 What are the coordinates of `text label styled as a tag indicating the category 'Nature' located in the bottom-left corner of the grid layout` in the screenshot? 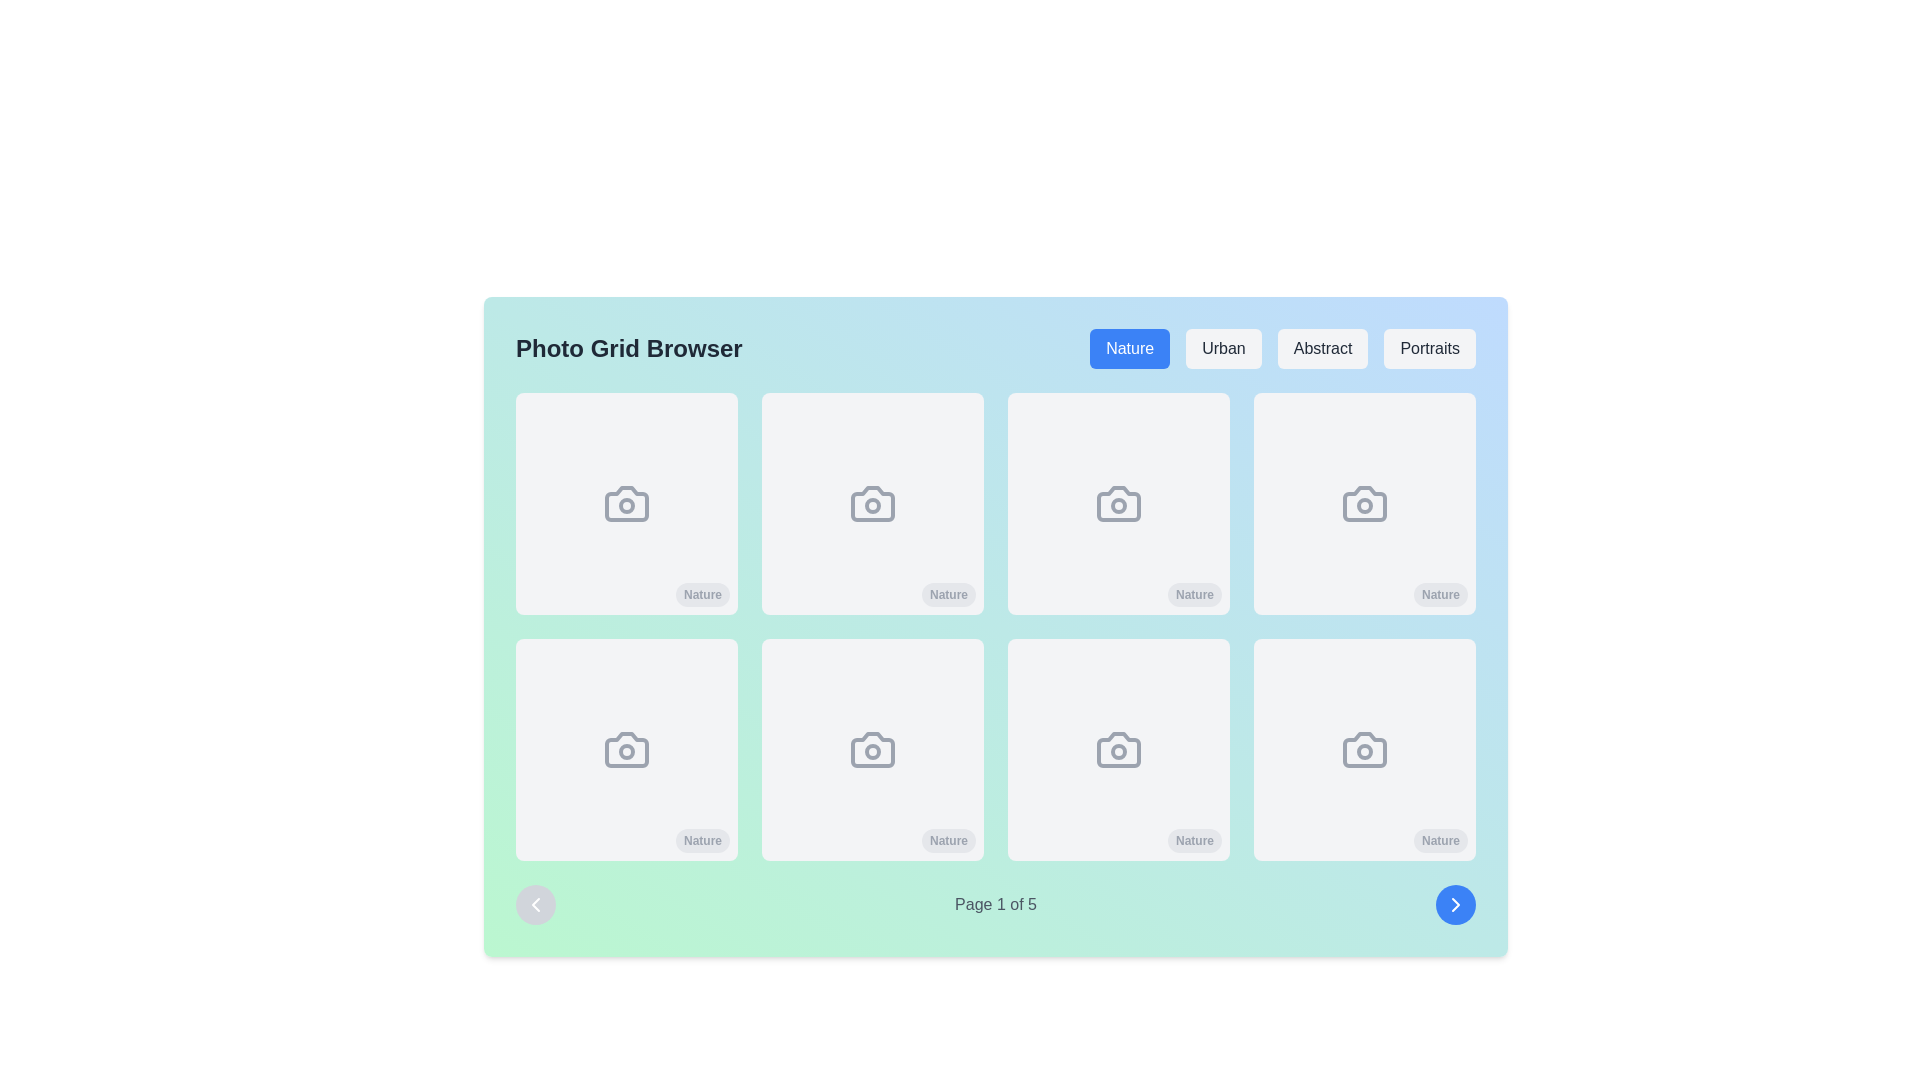 It's located at (702, 840).